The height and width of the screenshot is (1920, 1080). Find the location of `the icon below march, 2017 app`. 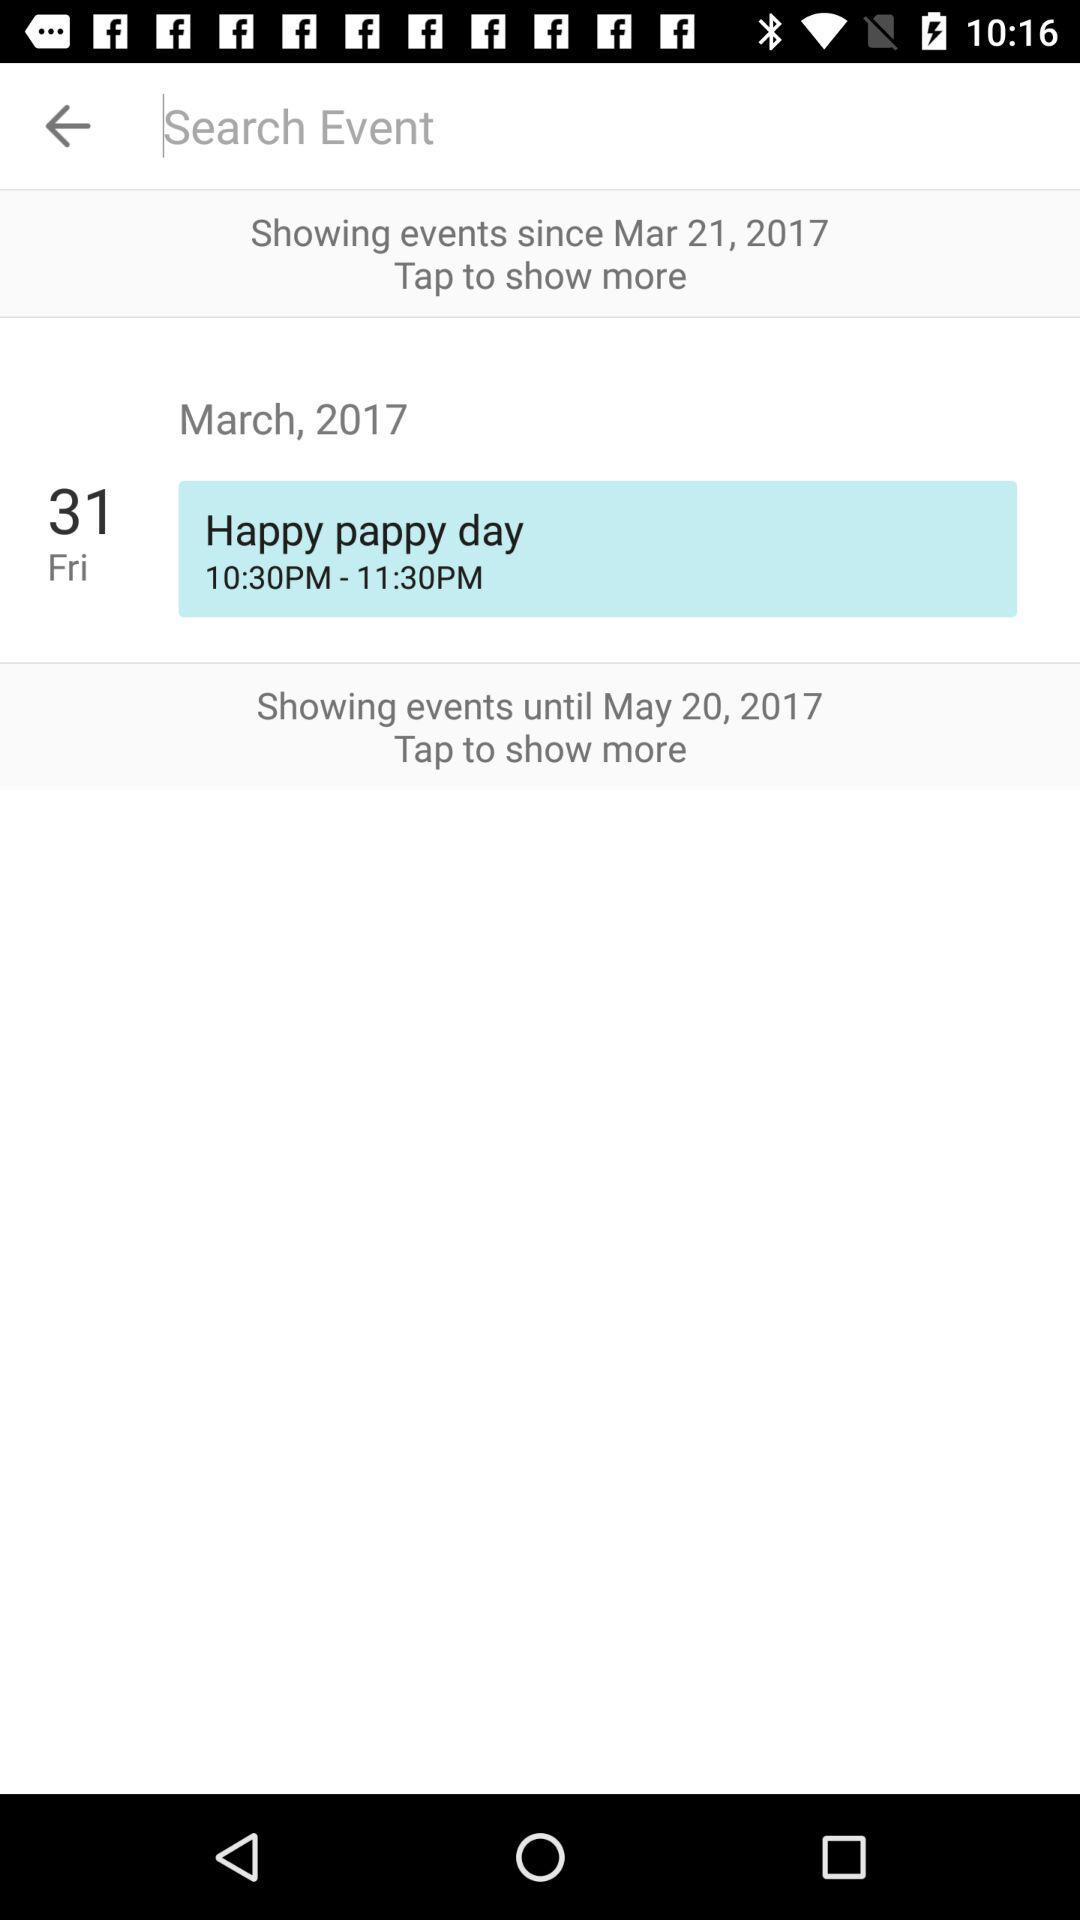

the icon below march, 2017 app is located at coordinates (112, 509).